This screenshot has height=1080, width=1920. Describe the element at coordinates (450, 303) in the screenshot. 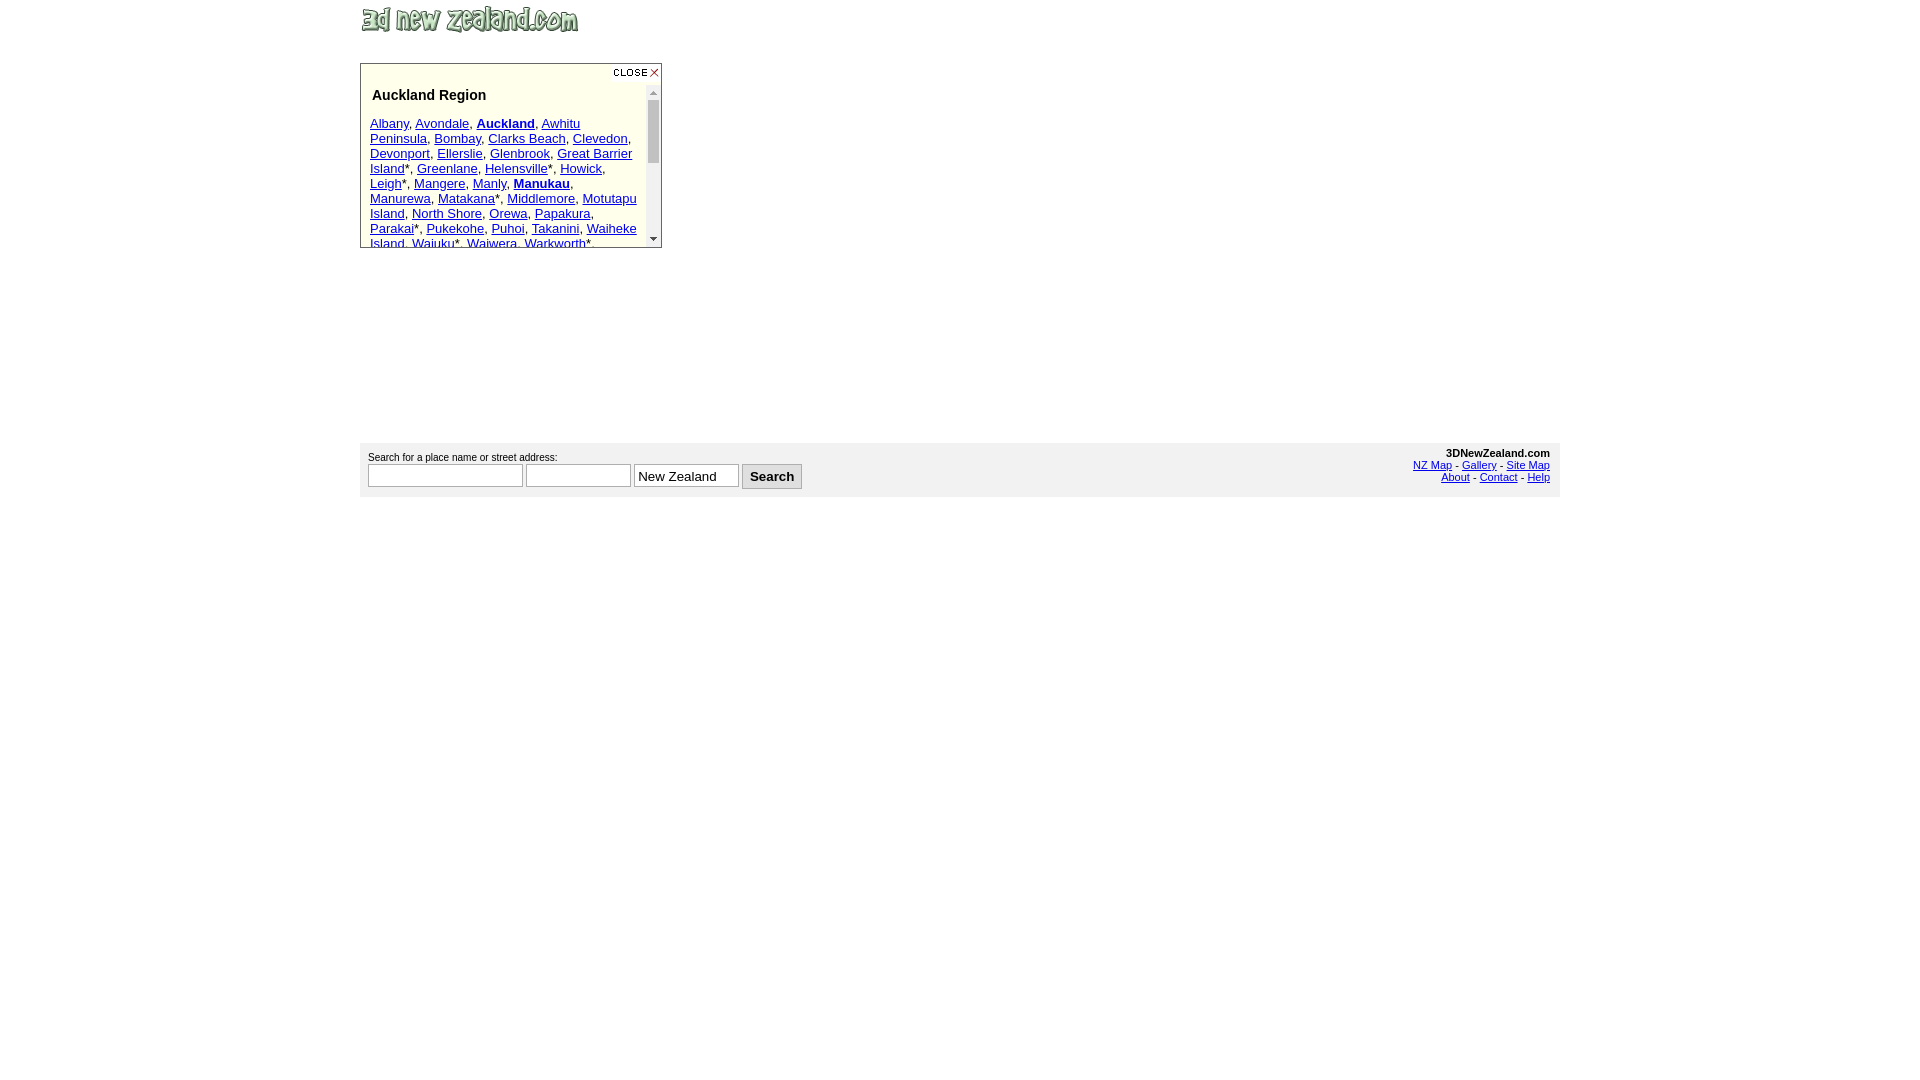

I see `'Rainbow's End'` at that location.